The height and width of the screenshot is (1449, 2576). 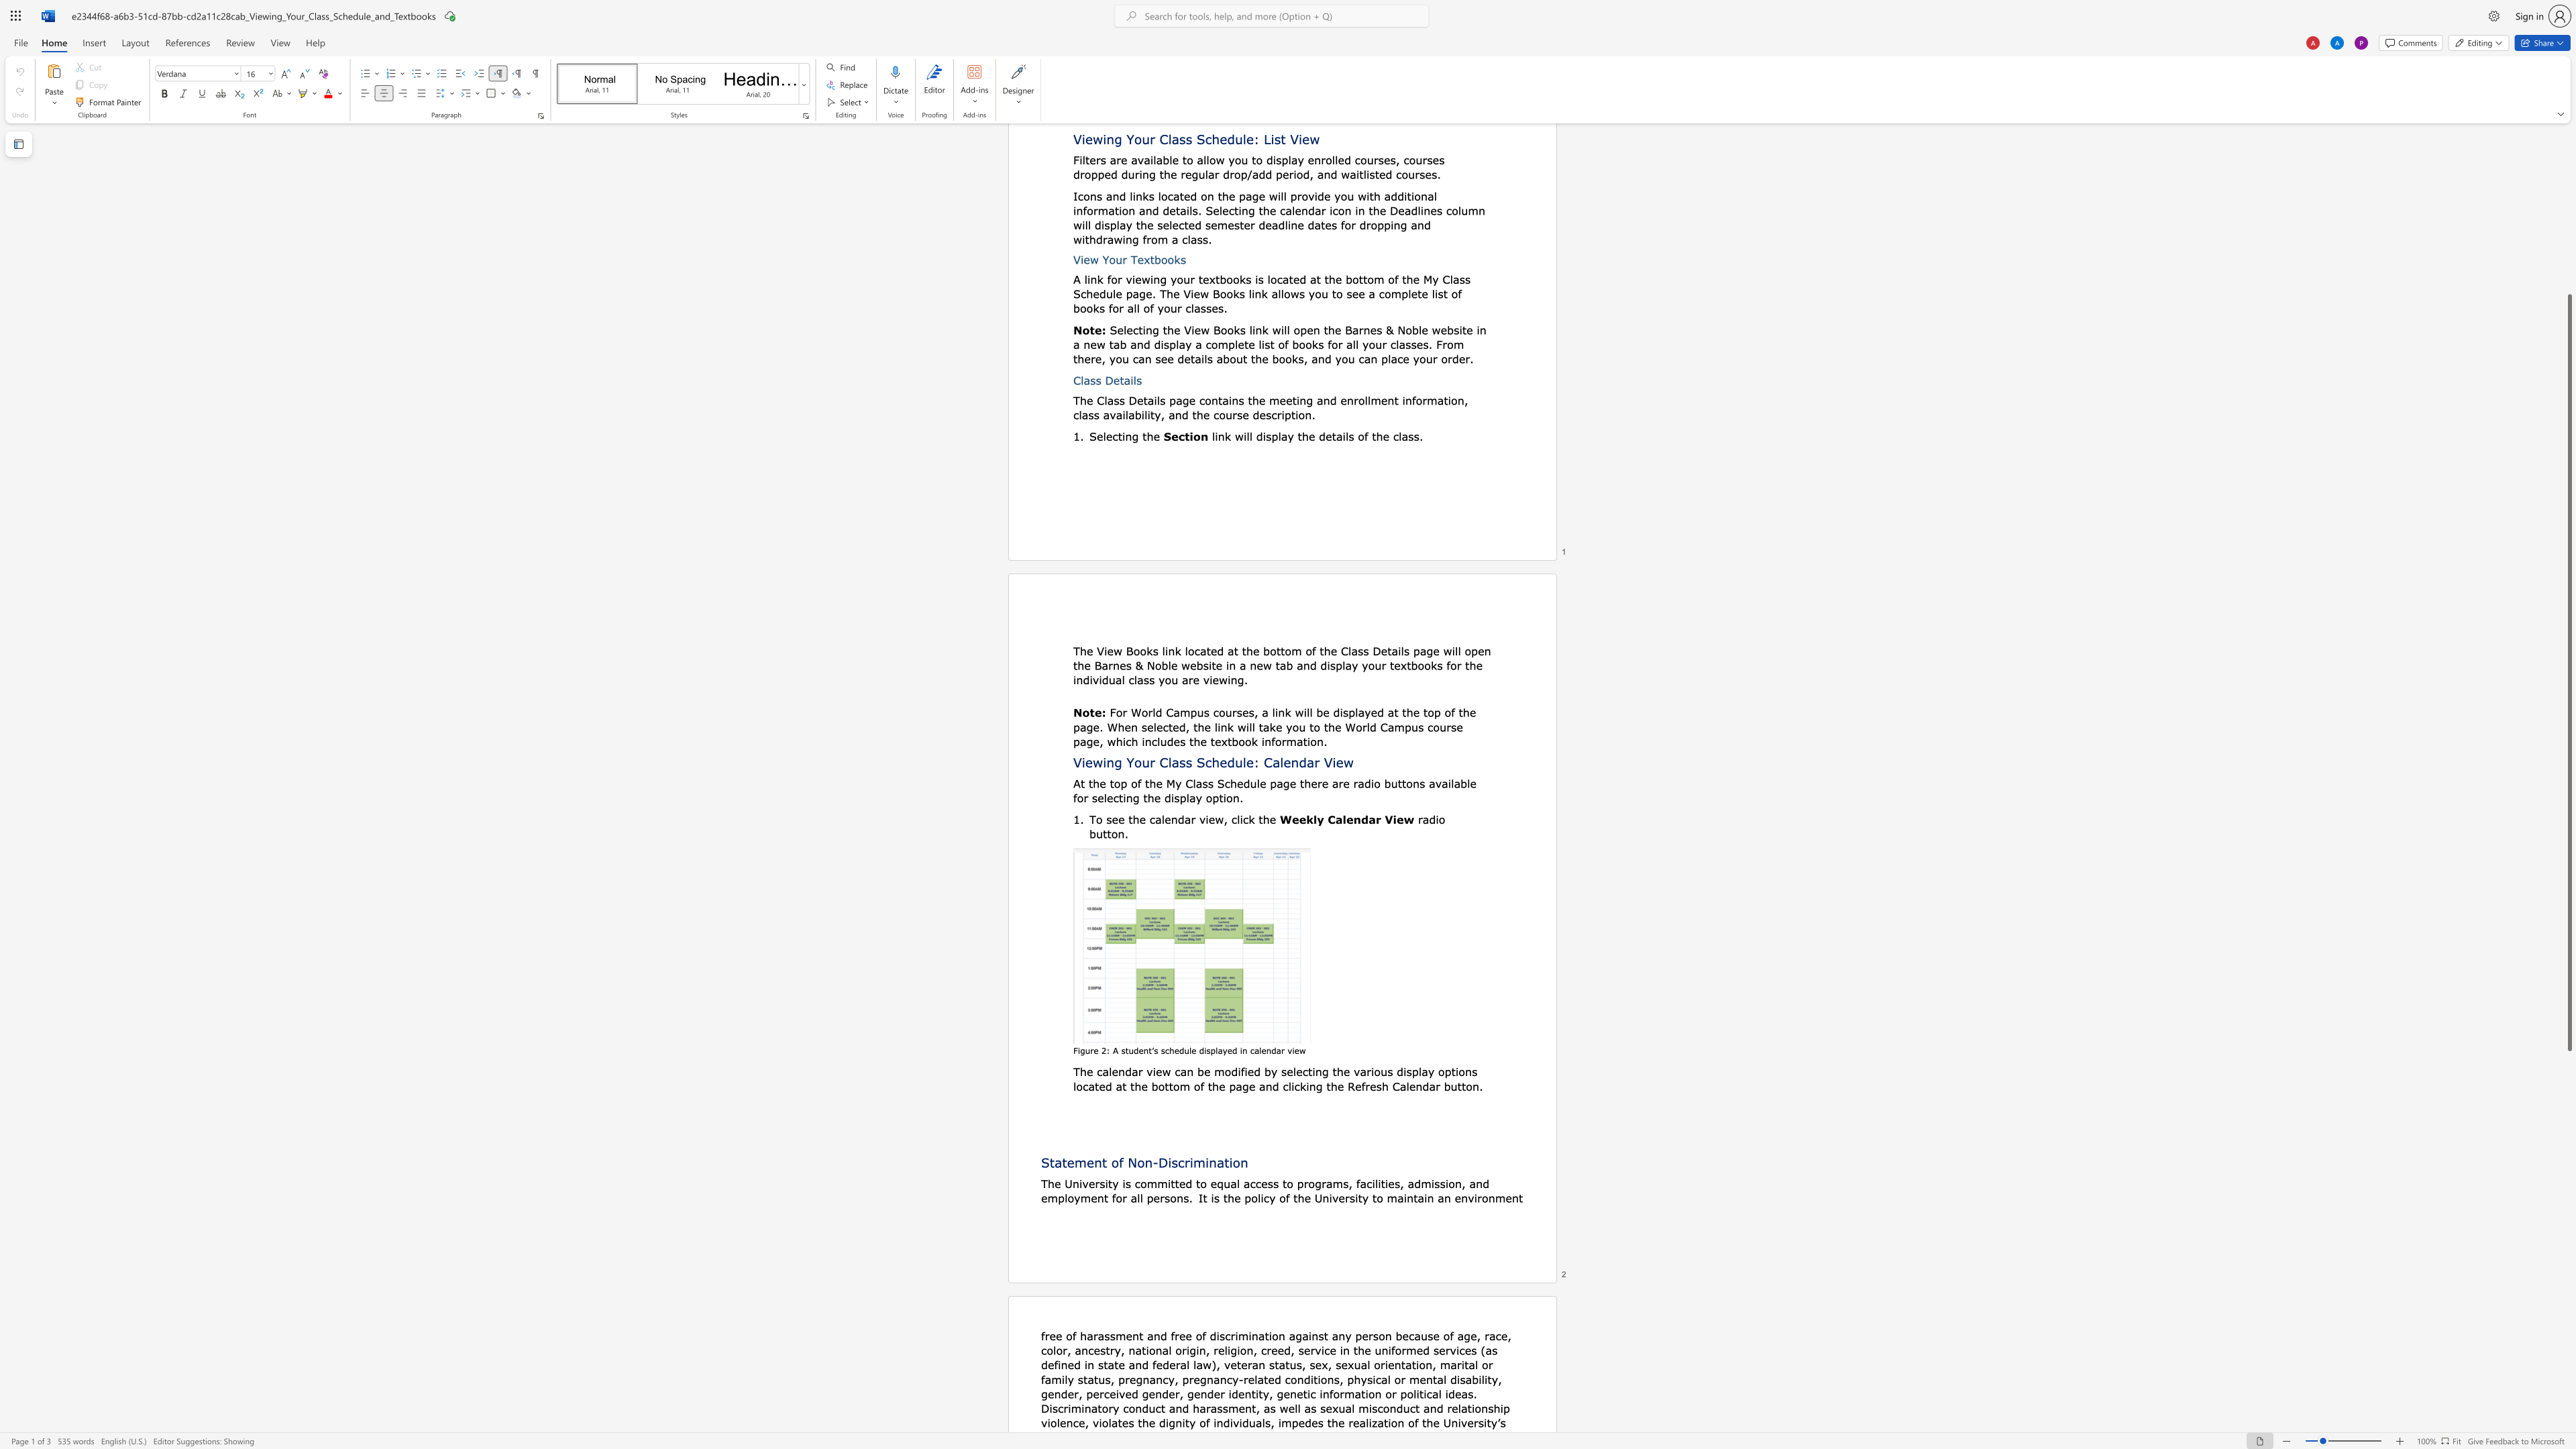 What do you see at coordinates (2568, 154) in the screenshot?
I see `the vertical scrollbar to raise the page content` at bounding box center [2568, 154].